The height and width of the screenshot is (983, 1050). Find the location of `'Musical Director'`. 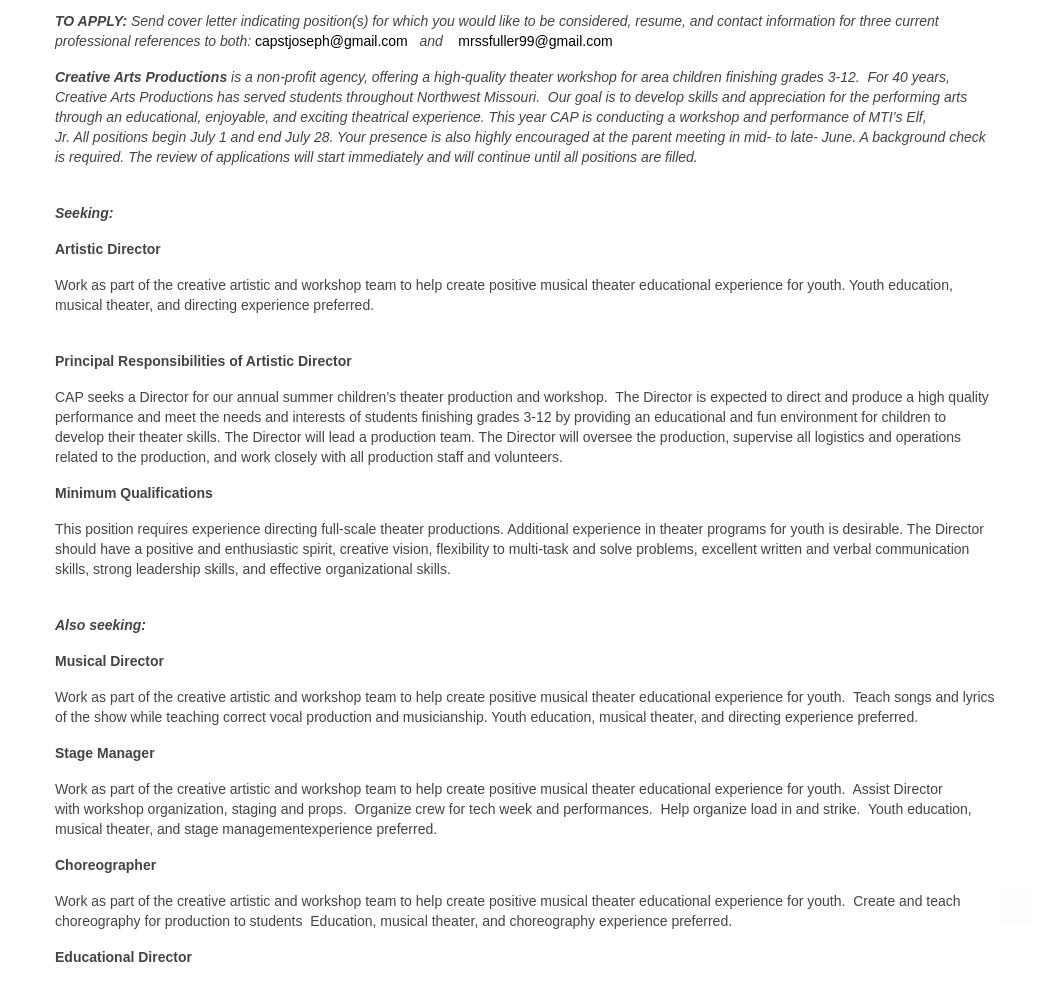

'Musical Director' is located at coordinates (108, 659).